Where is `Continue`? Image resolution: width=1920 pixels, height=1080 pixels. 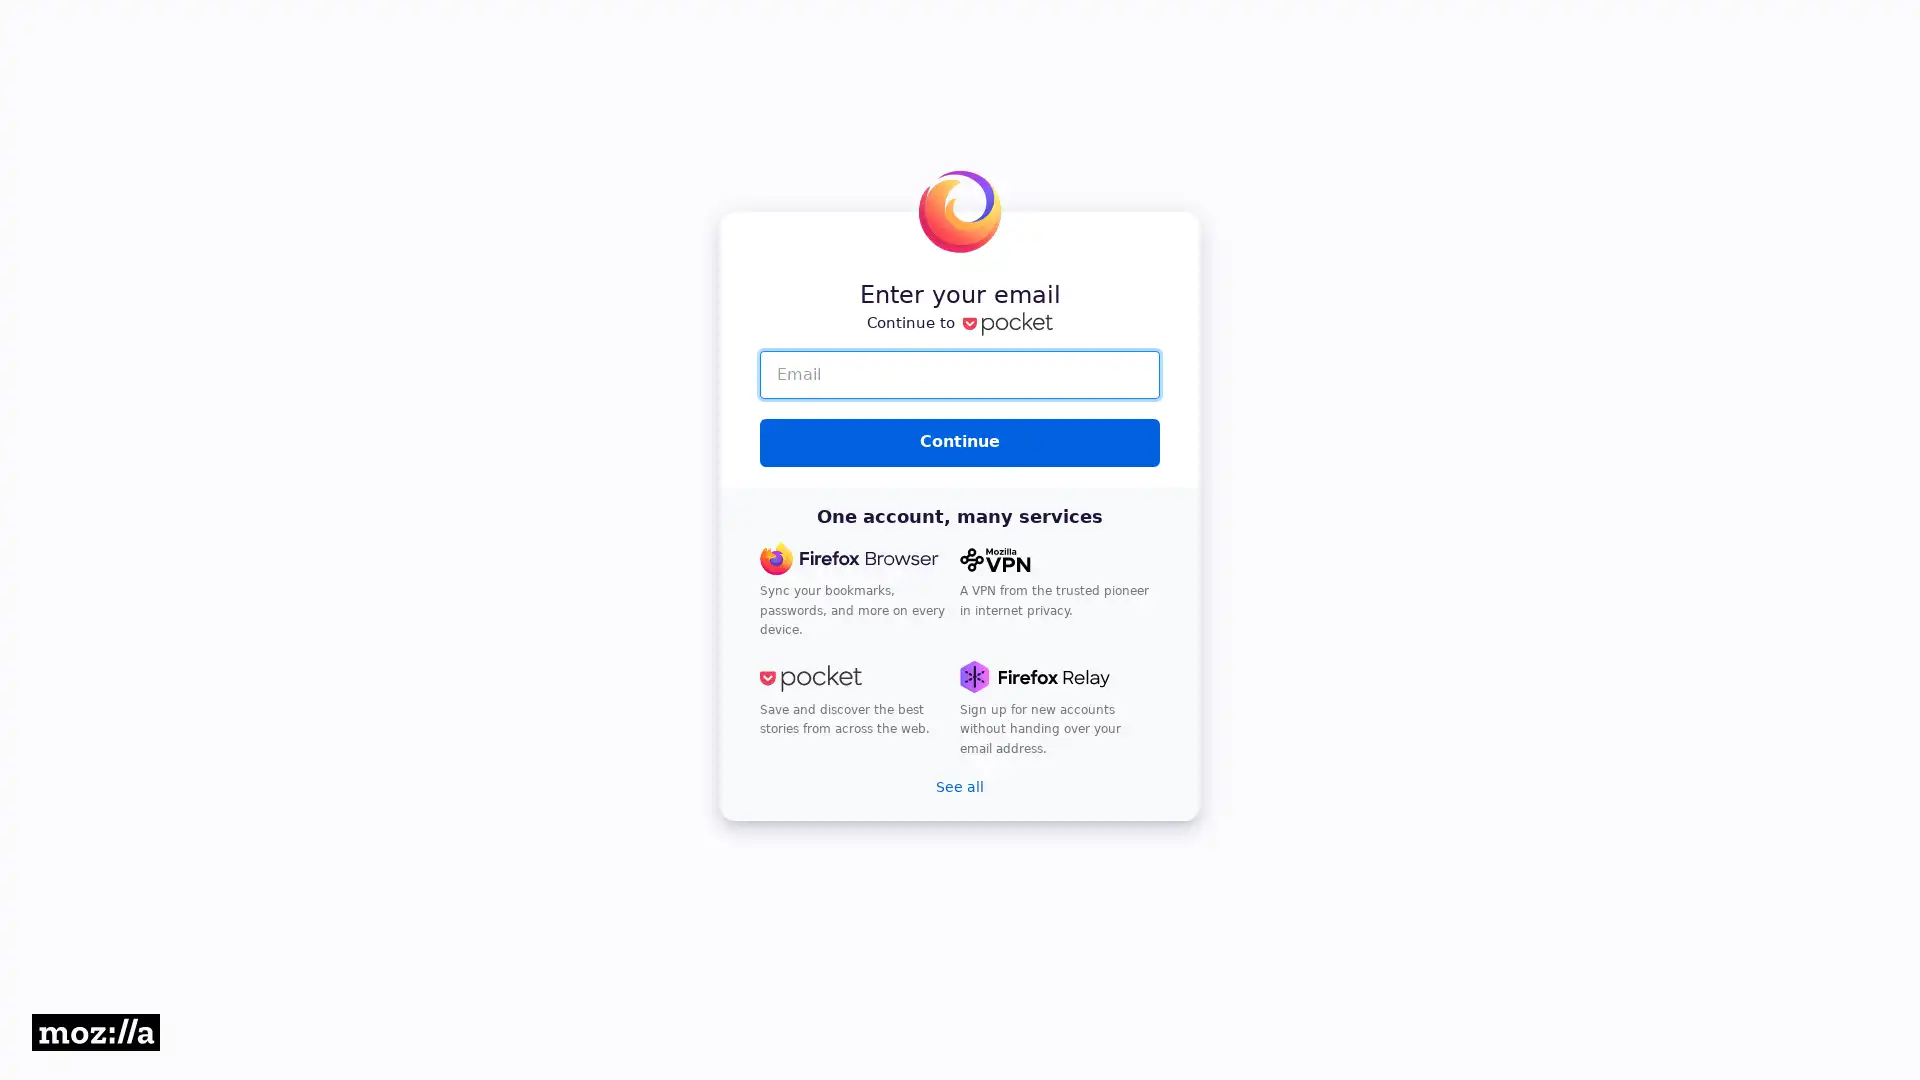
Continue is located at coordinates (960, 441).